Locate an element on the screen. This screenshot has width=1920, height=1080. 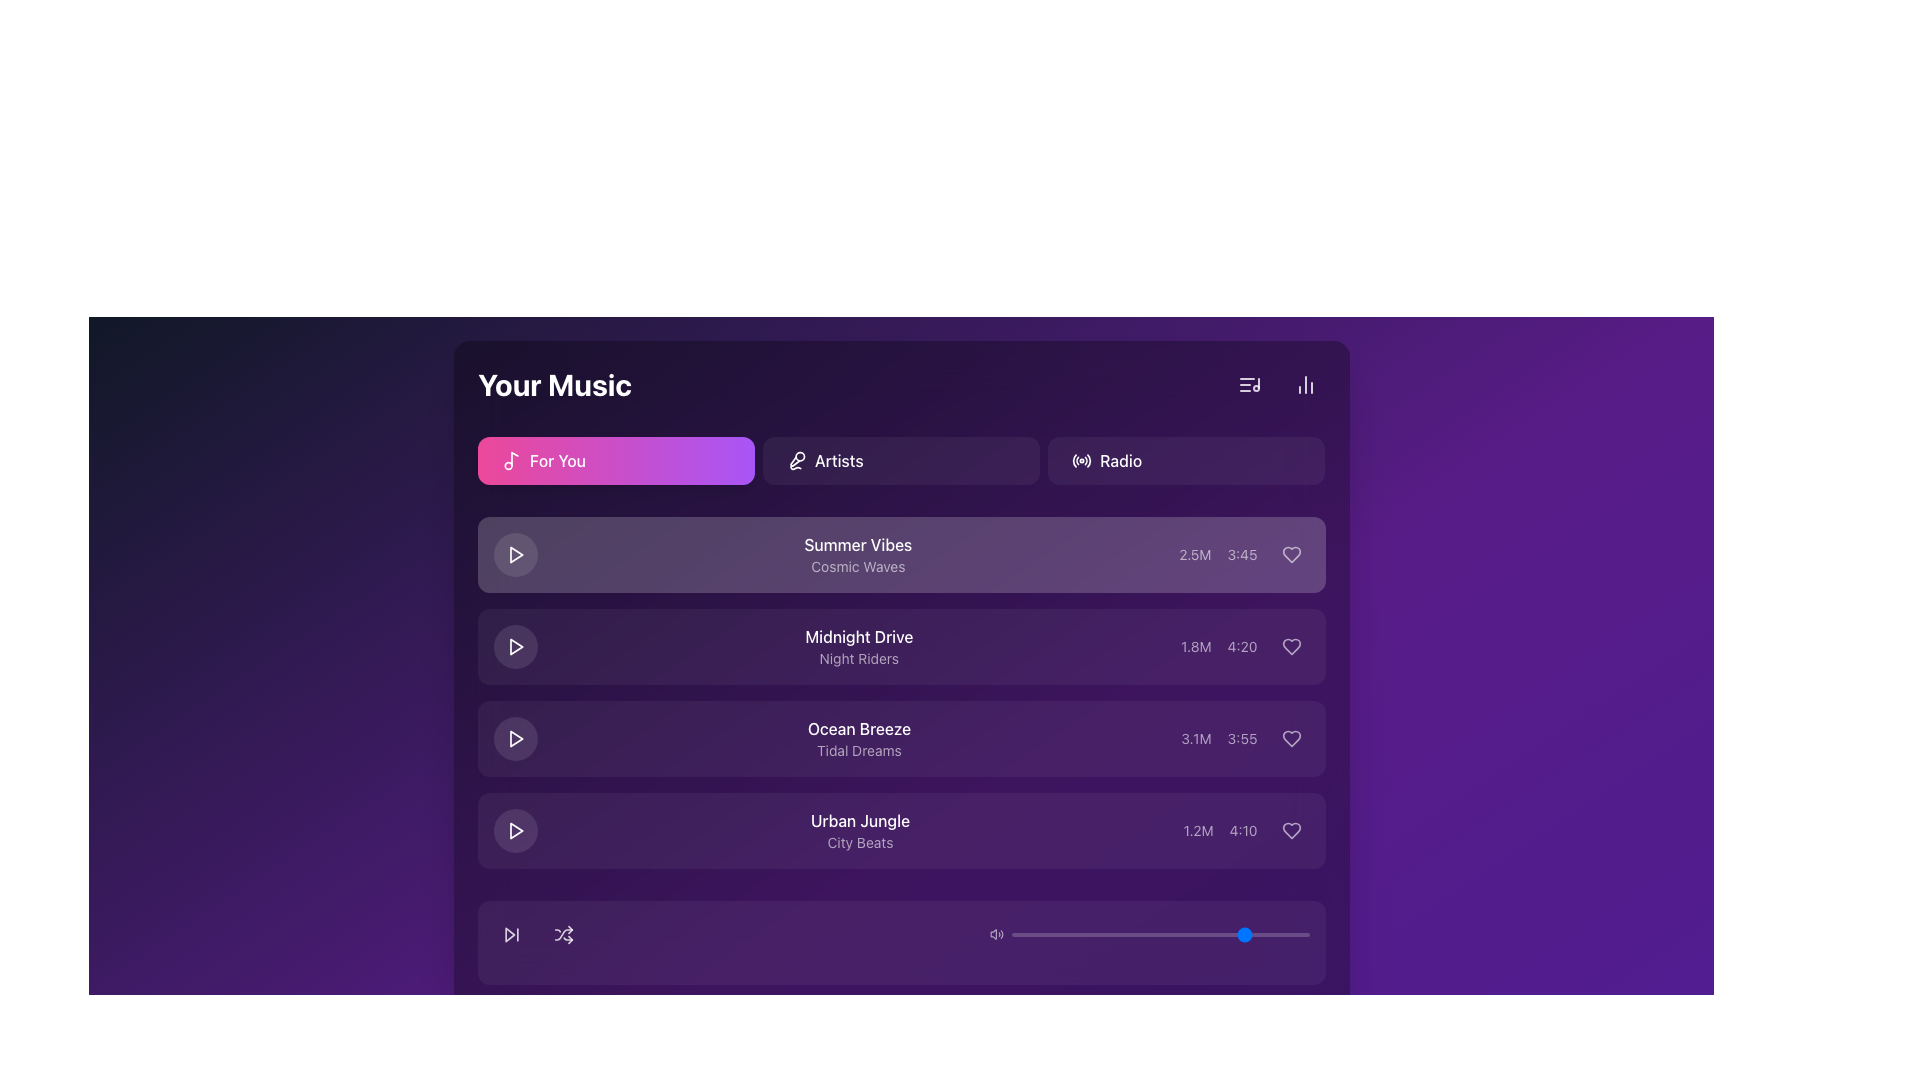
the bold white text label reading 'Your Music' located in the top-left corner of the dark-themed user interface is located at coordinates (554, 385).